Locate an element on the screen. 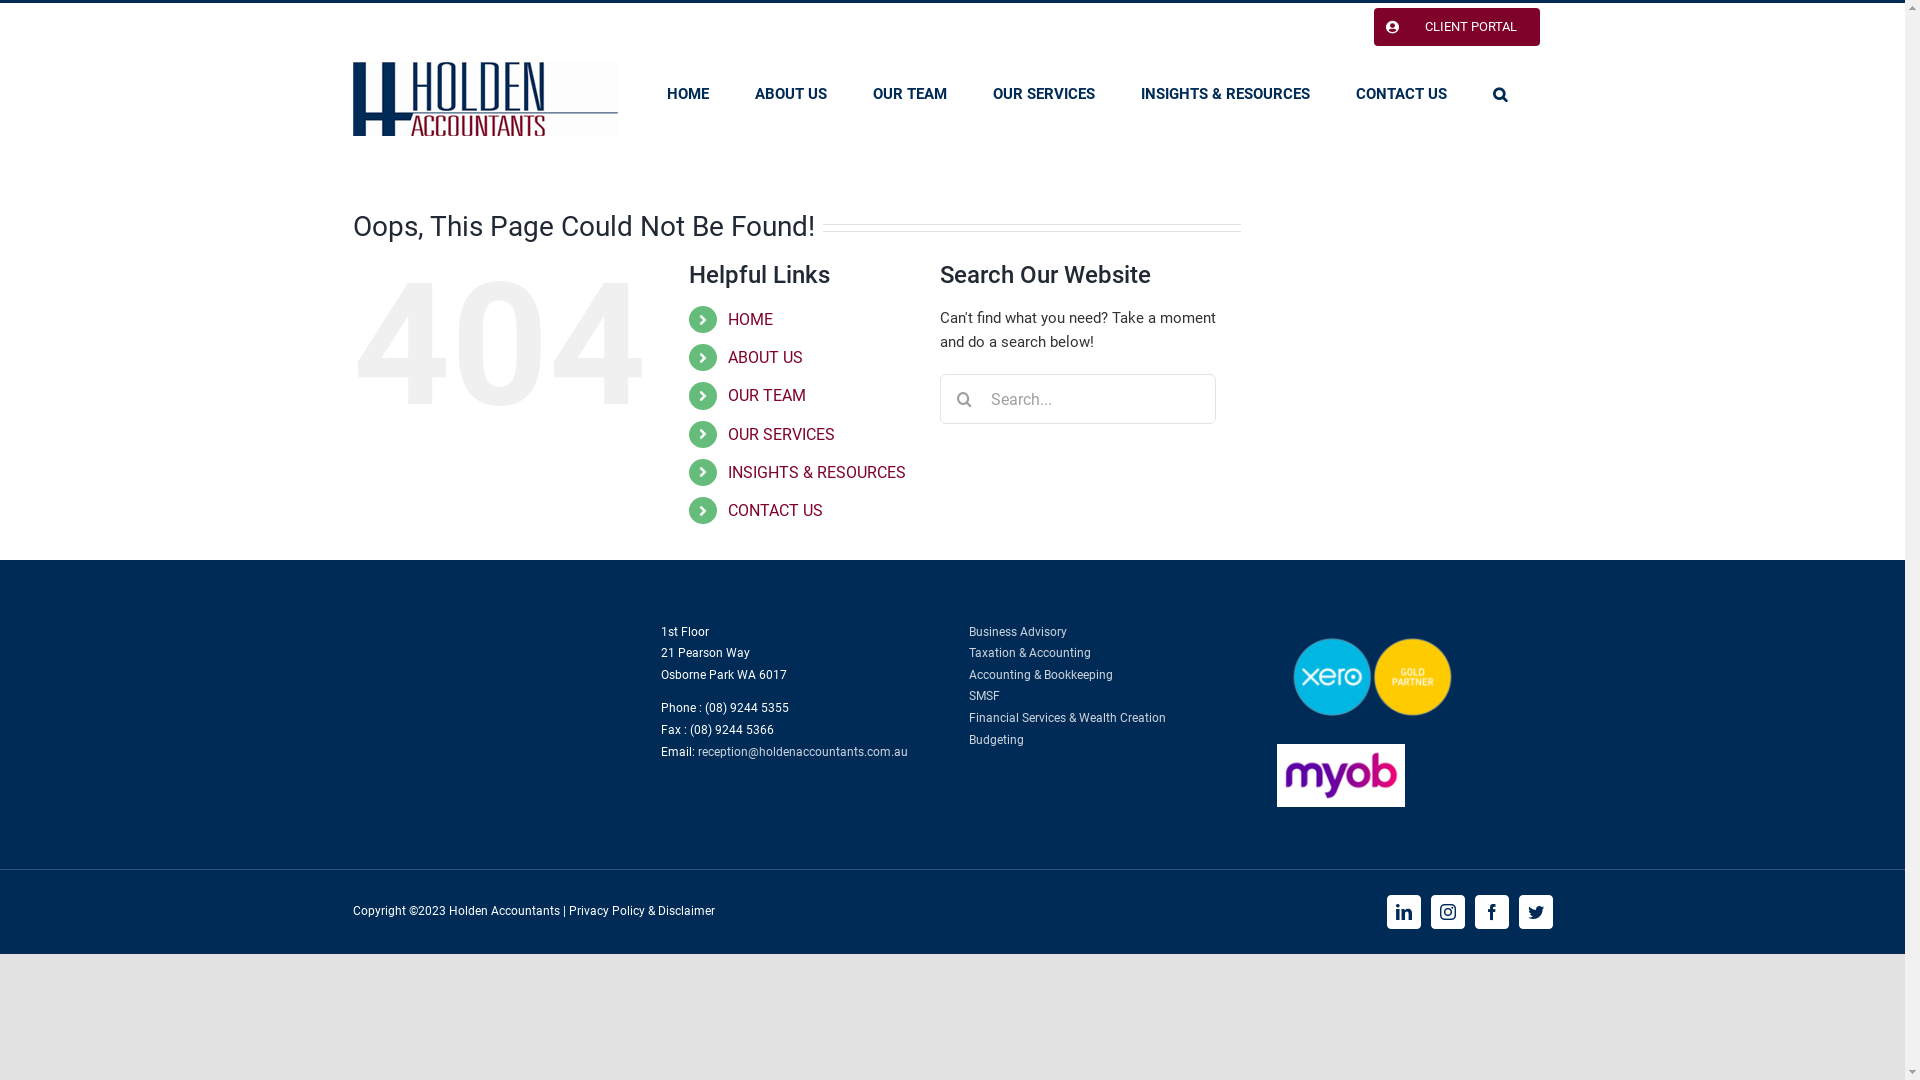  'CLIENT PORTAL' is located at coordinates (1359, 27).